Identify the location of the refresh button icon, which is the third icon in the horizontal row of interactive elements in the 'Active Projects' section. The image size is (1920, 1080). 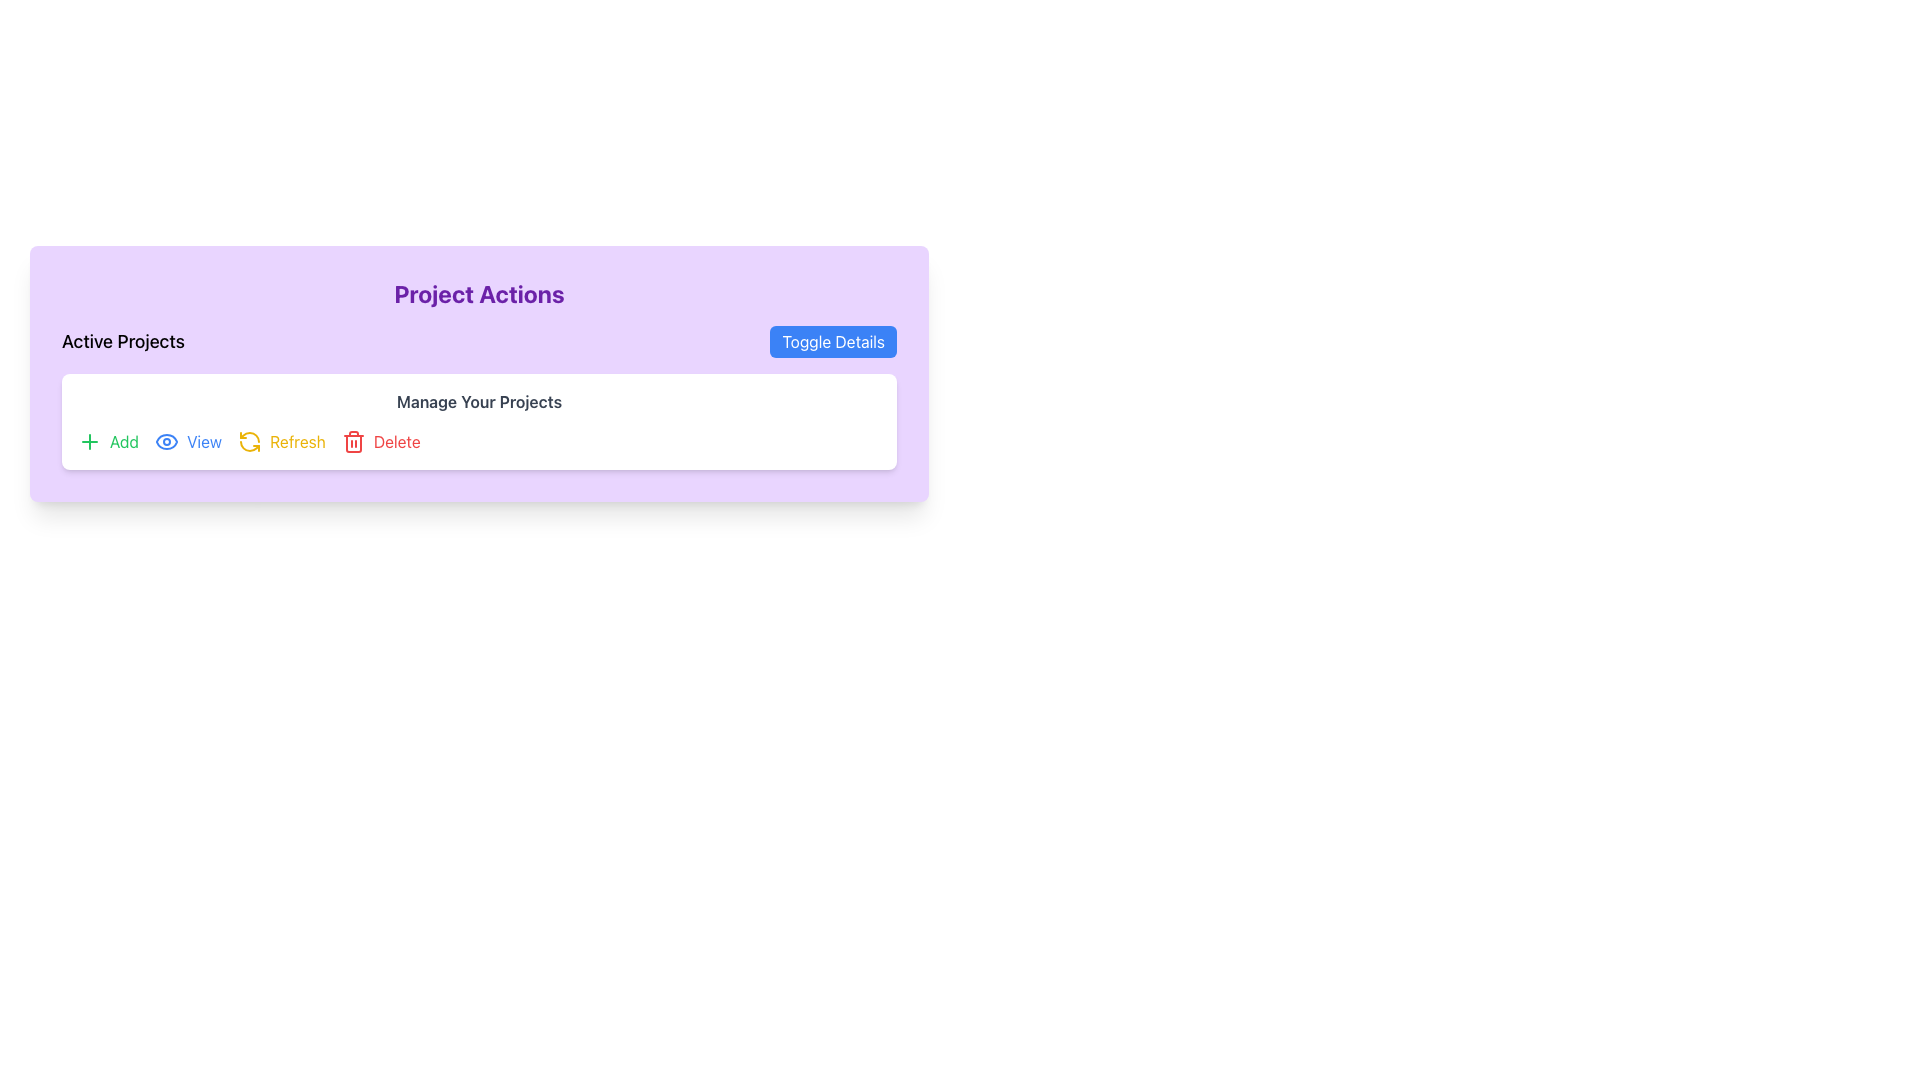
(248, 441).